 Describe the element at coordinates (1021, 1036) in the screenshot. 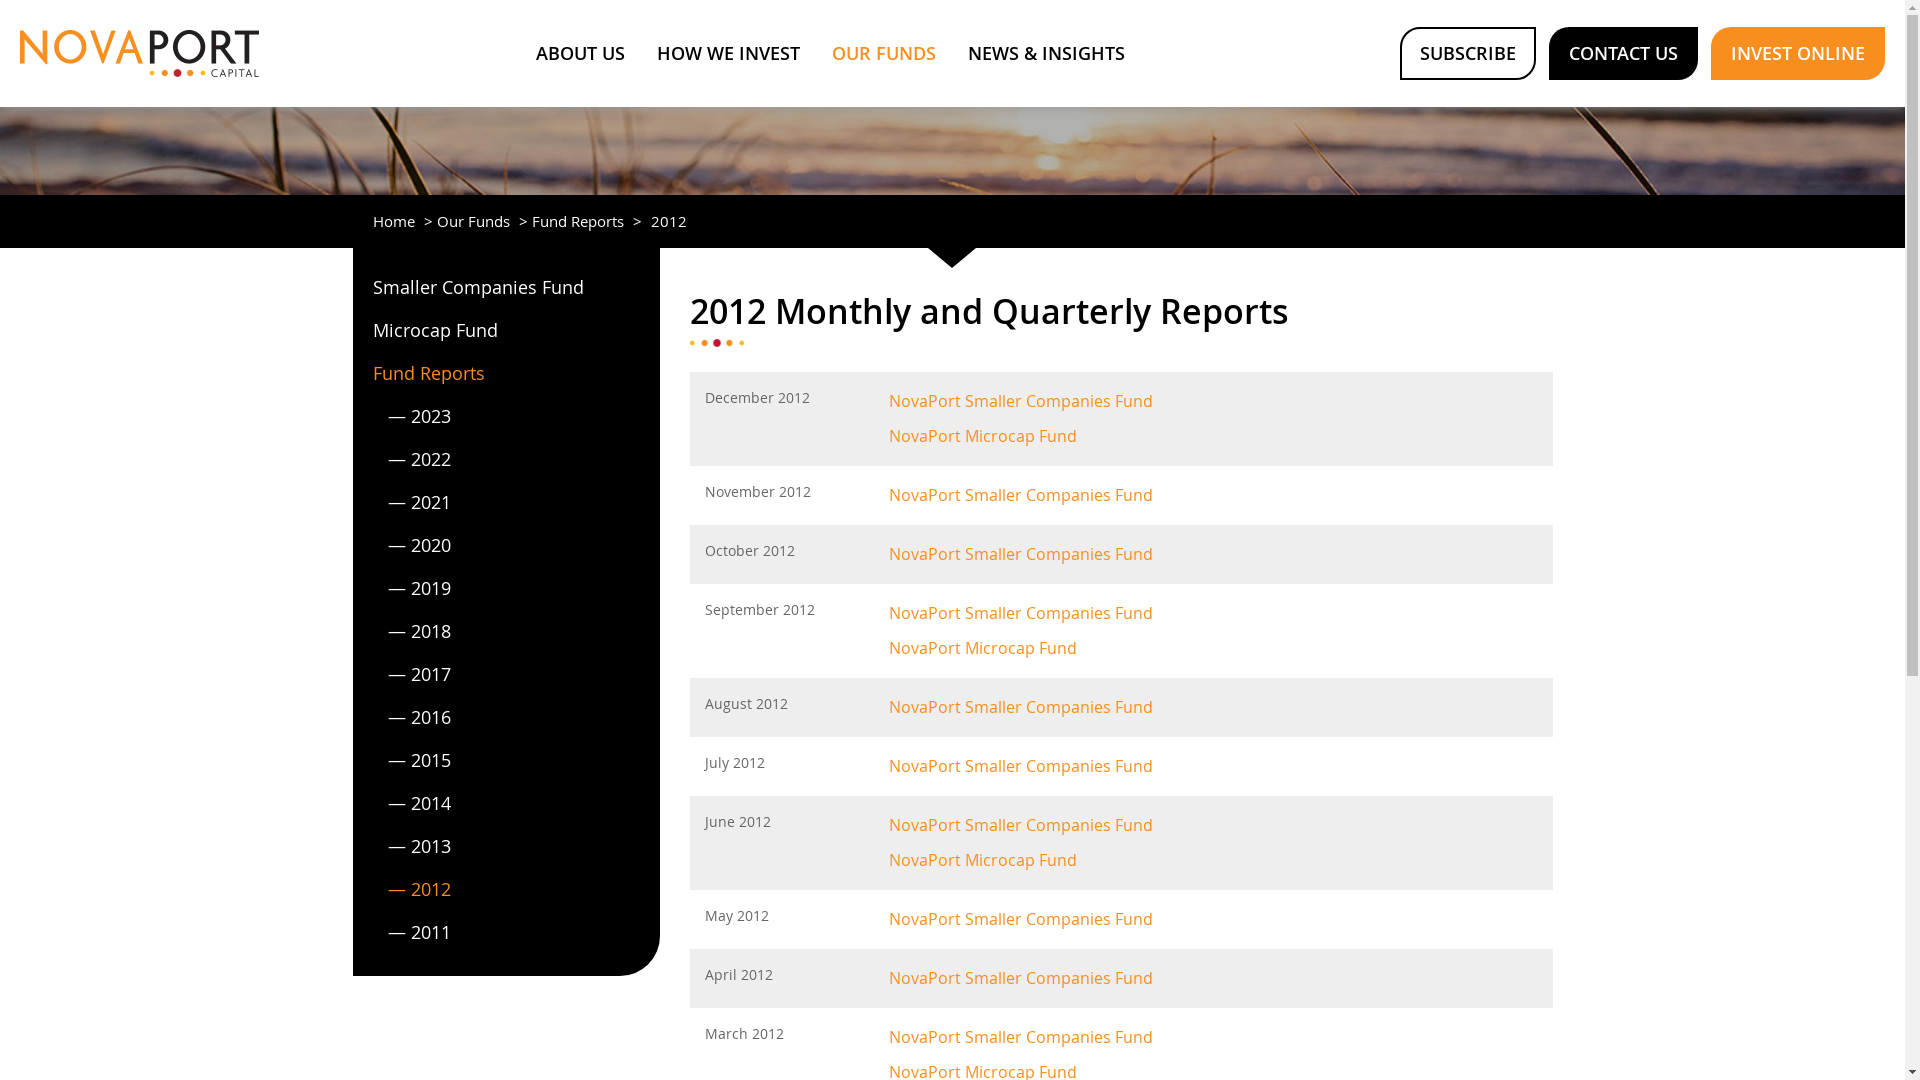

I see `'NovaPort Smaller Companies Fund'` at that location.